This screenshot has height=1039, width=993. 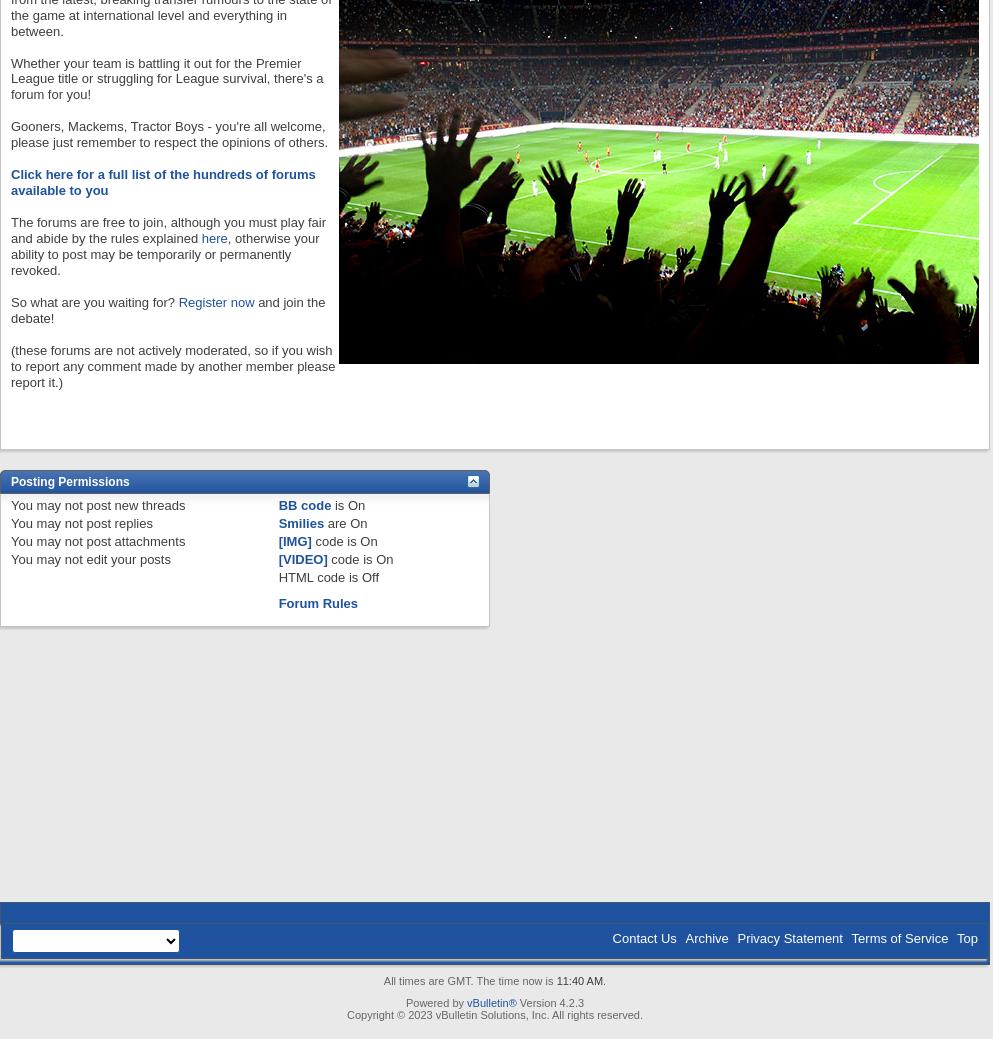 I want to click on 'Powered by', so click(x=436, y=1003).